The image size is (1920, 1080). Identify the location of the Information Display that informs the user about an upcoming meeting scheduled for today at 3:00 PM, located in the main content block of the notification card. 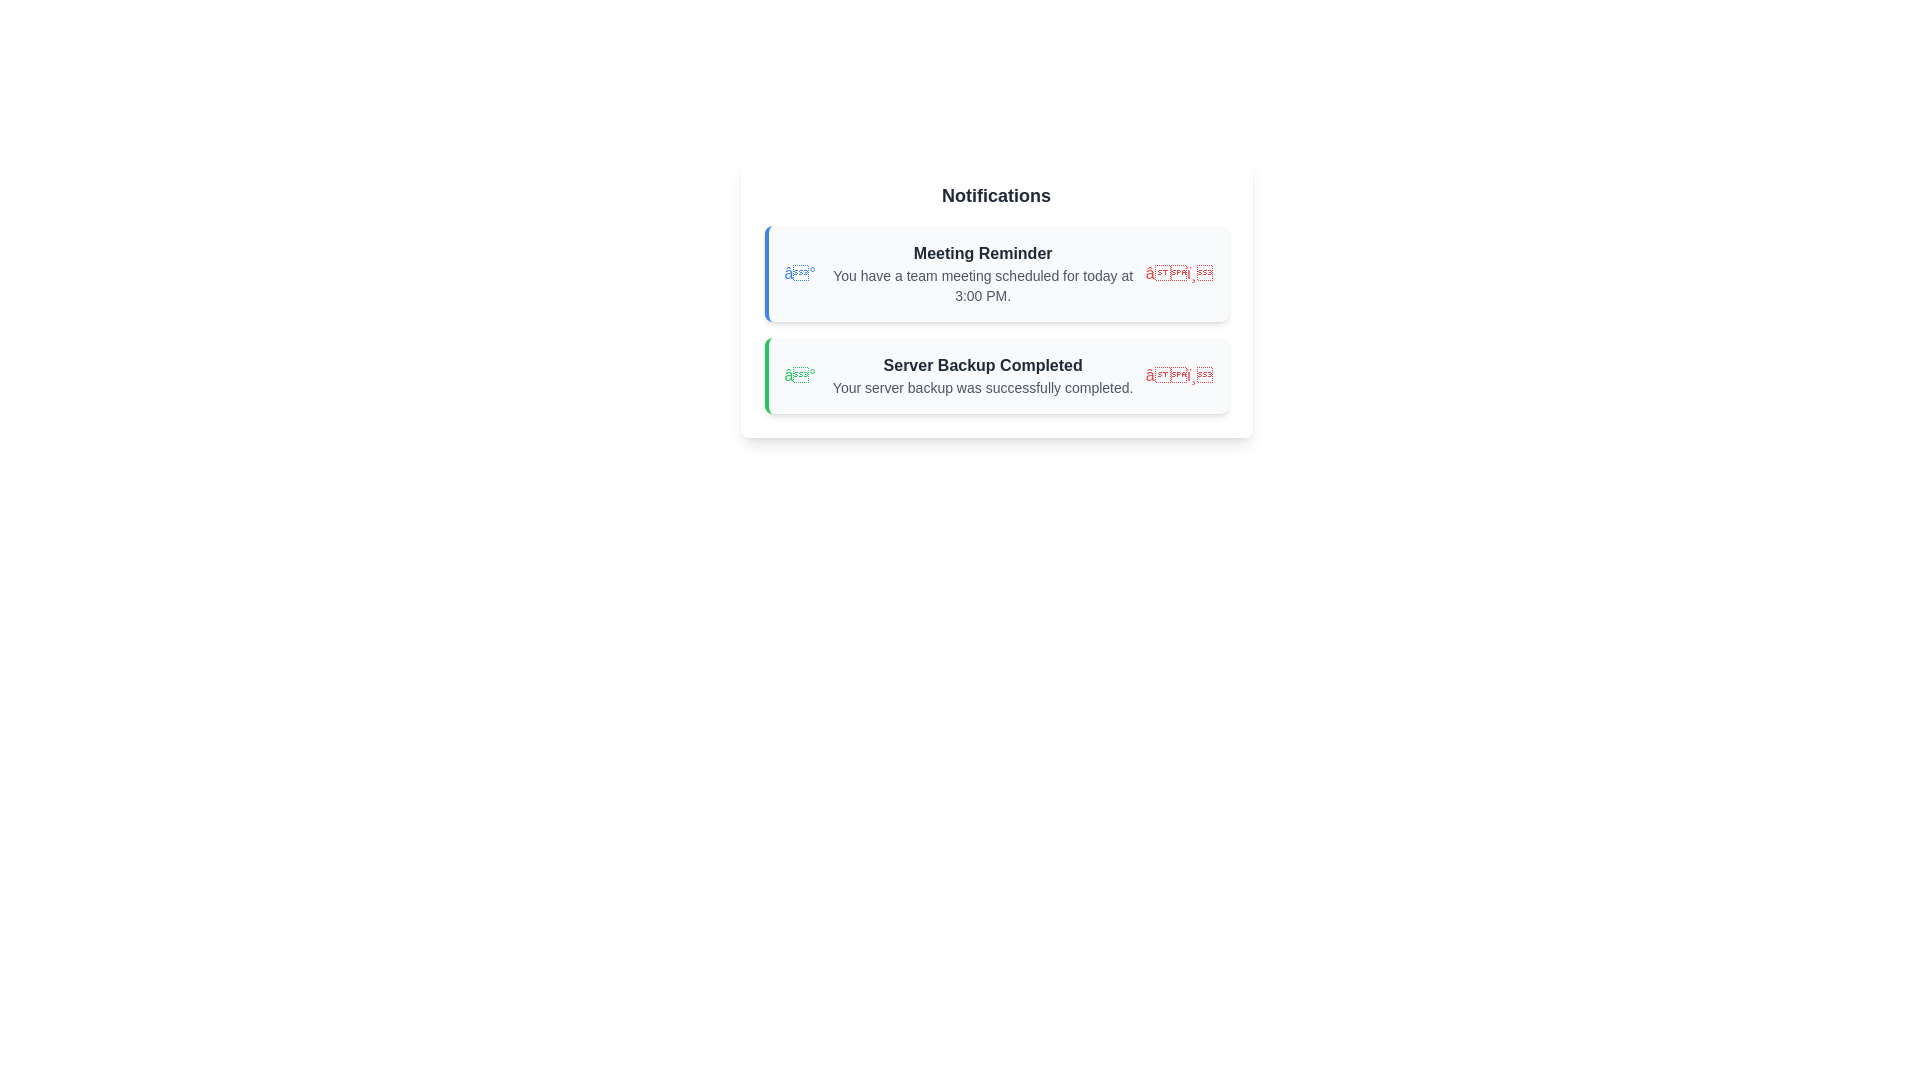
(983, 273).